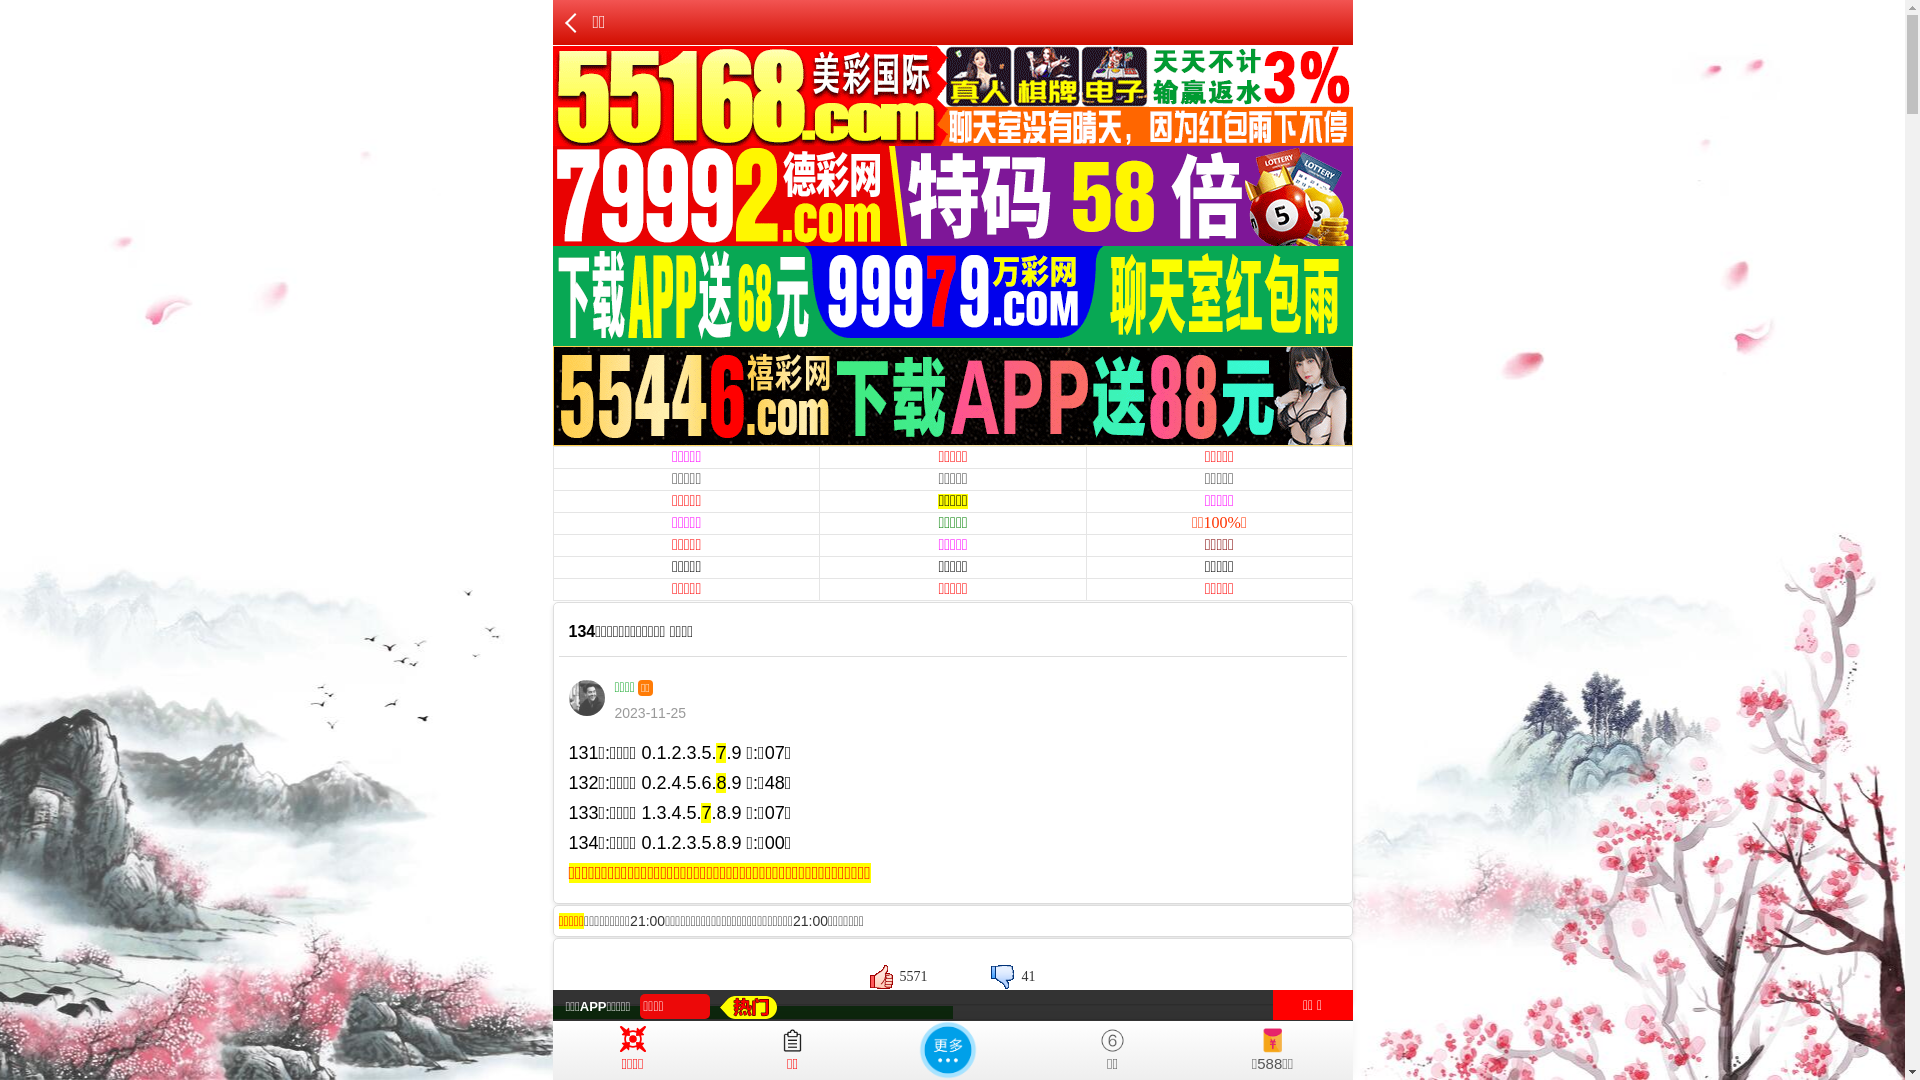  What do you see at coordinates (1012, 975) in the screenshot?
I see `'41'` at bounding box center [1012, 975].